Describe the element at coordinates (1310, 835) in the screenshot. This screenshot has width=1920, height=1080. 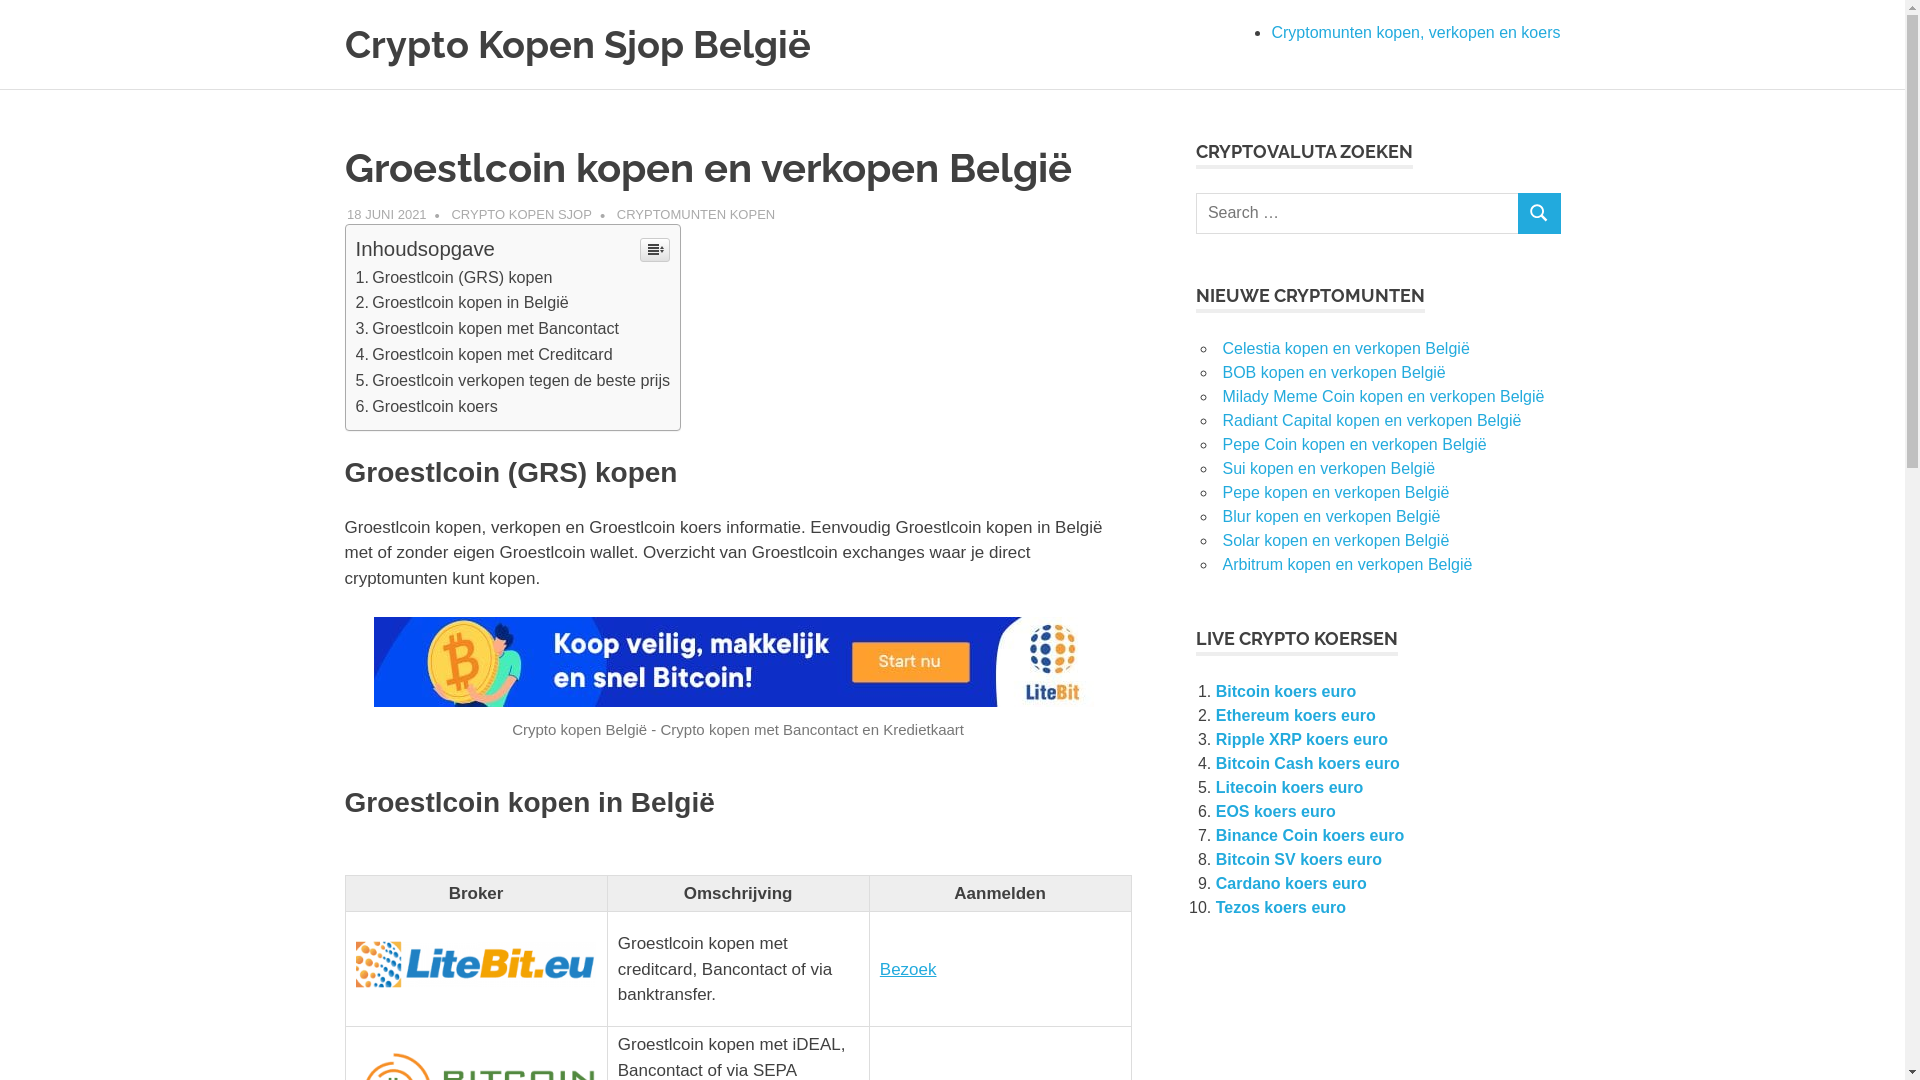
I see `'Binance Coin koers euro'` at that location.